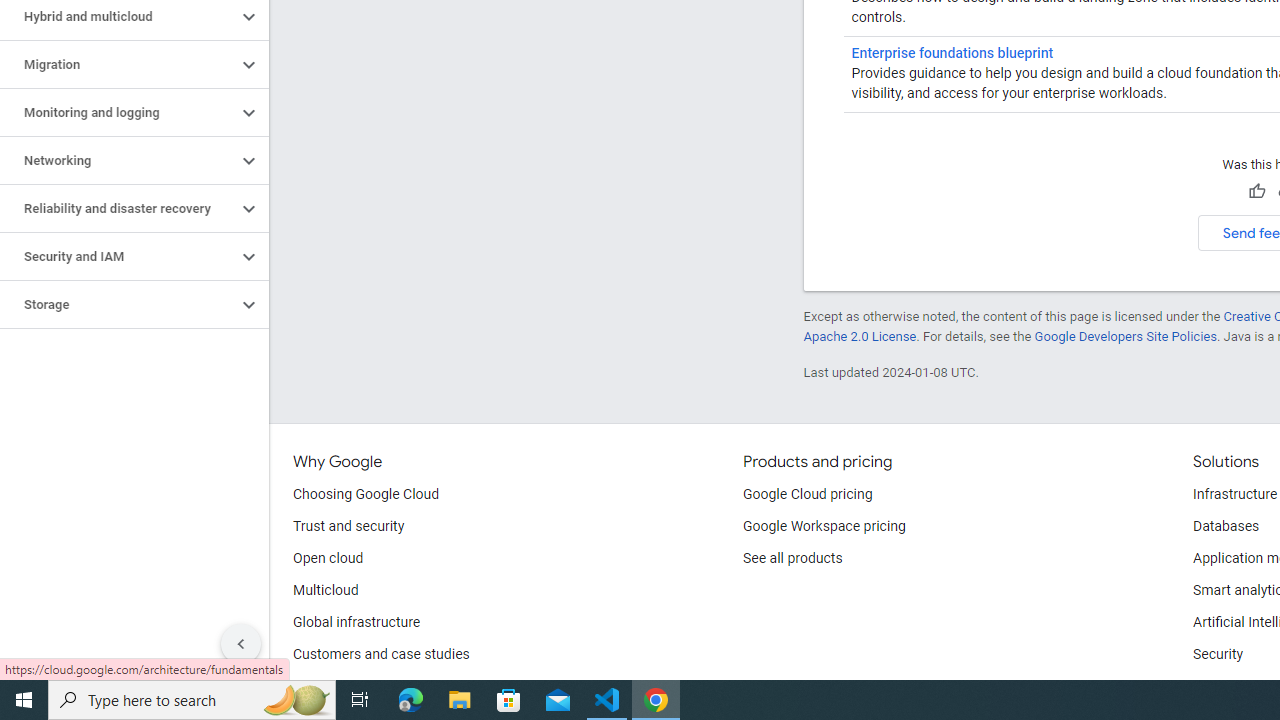 This screenshot has width=1280, height=720. What do you see at coordinates (348, 526) in the screenshot?
I see `'Trust and security'` at bounding box center [348, 526].